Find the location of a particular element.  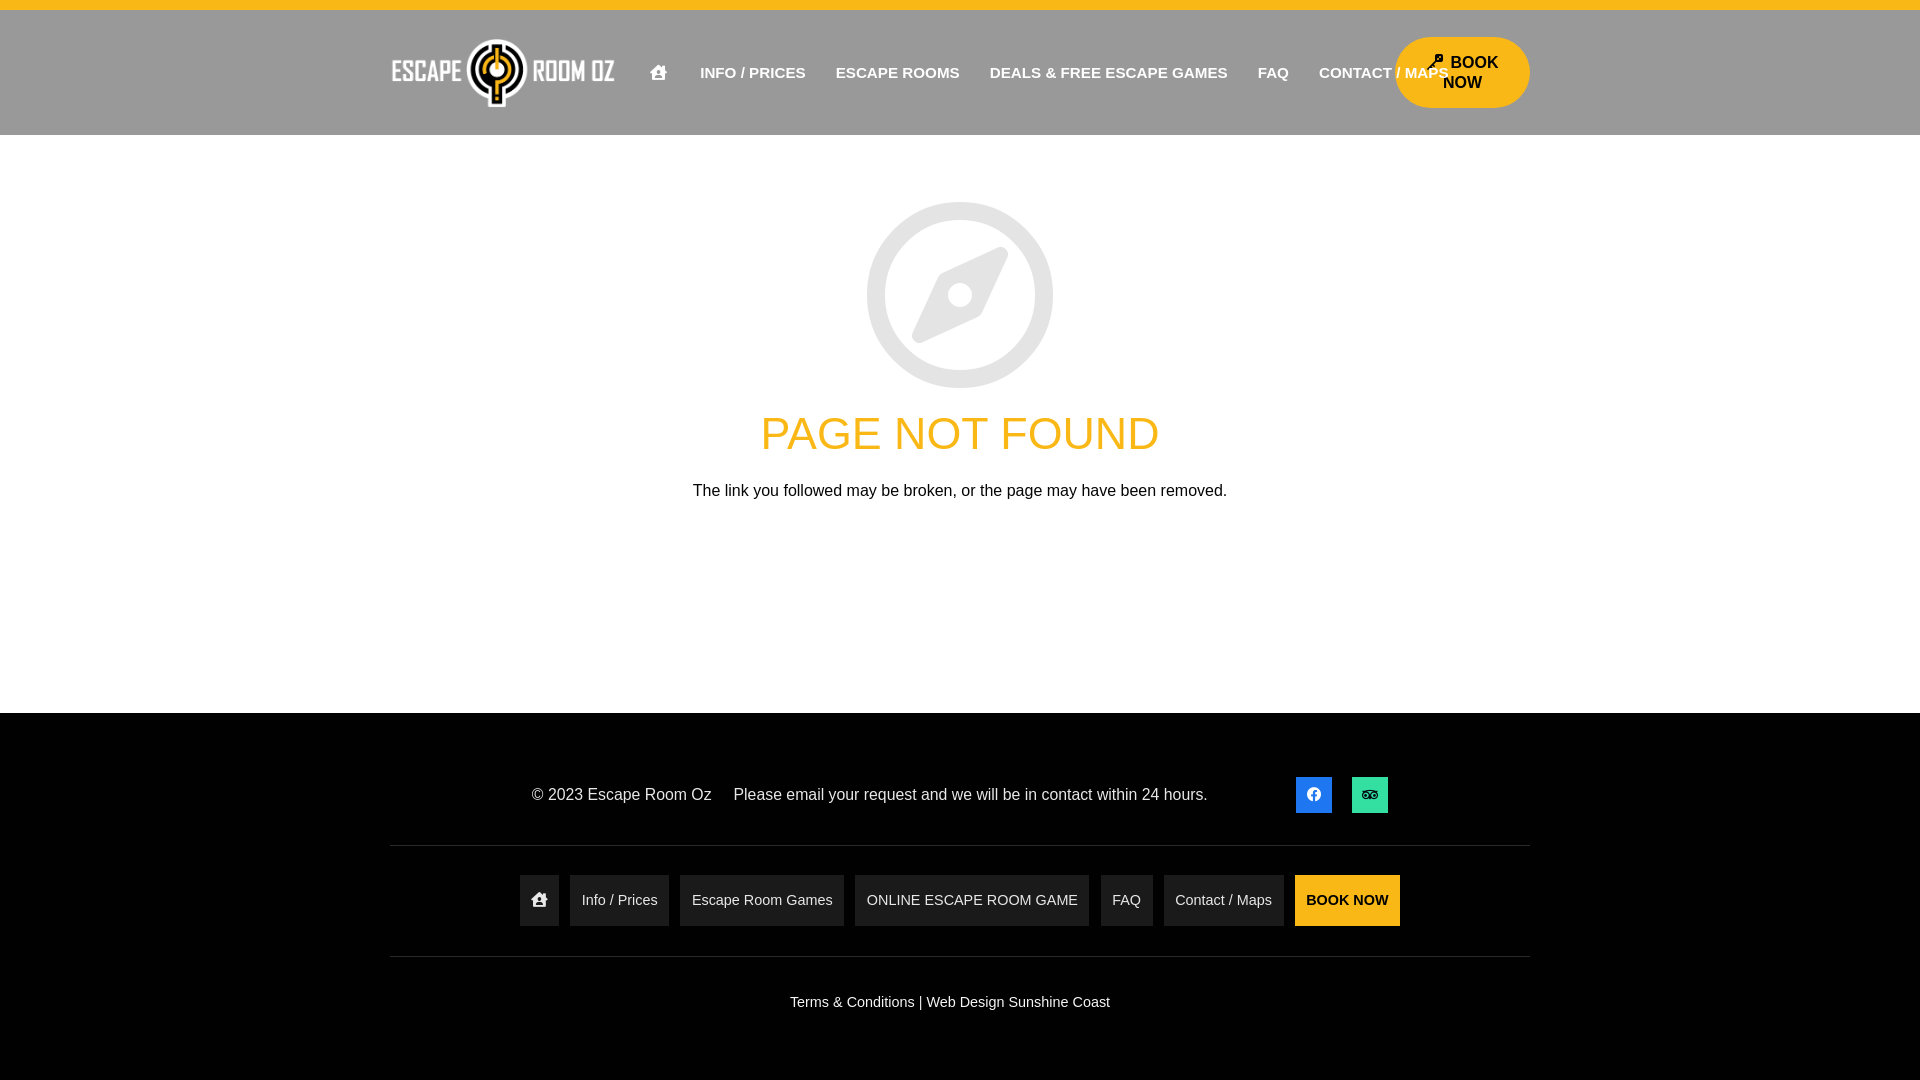

'DEALS & FREE ESCAPE GAMES' is located at coordinates (1107, 72).